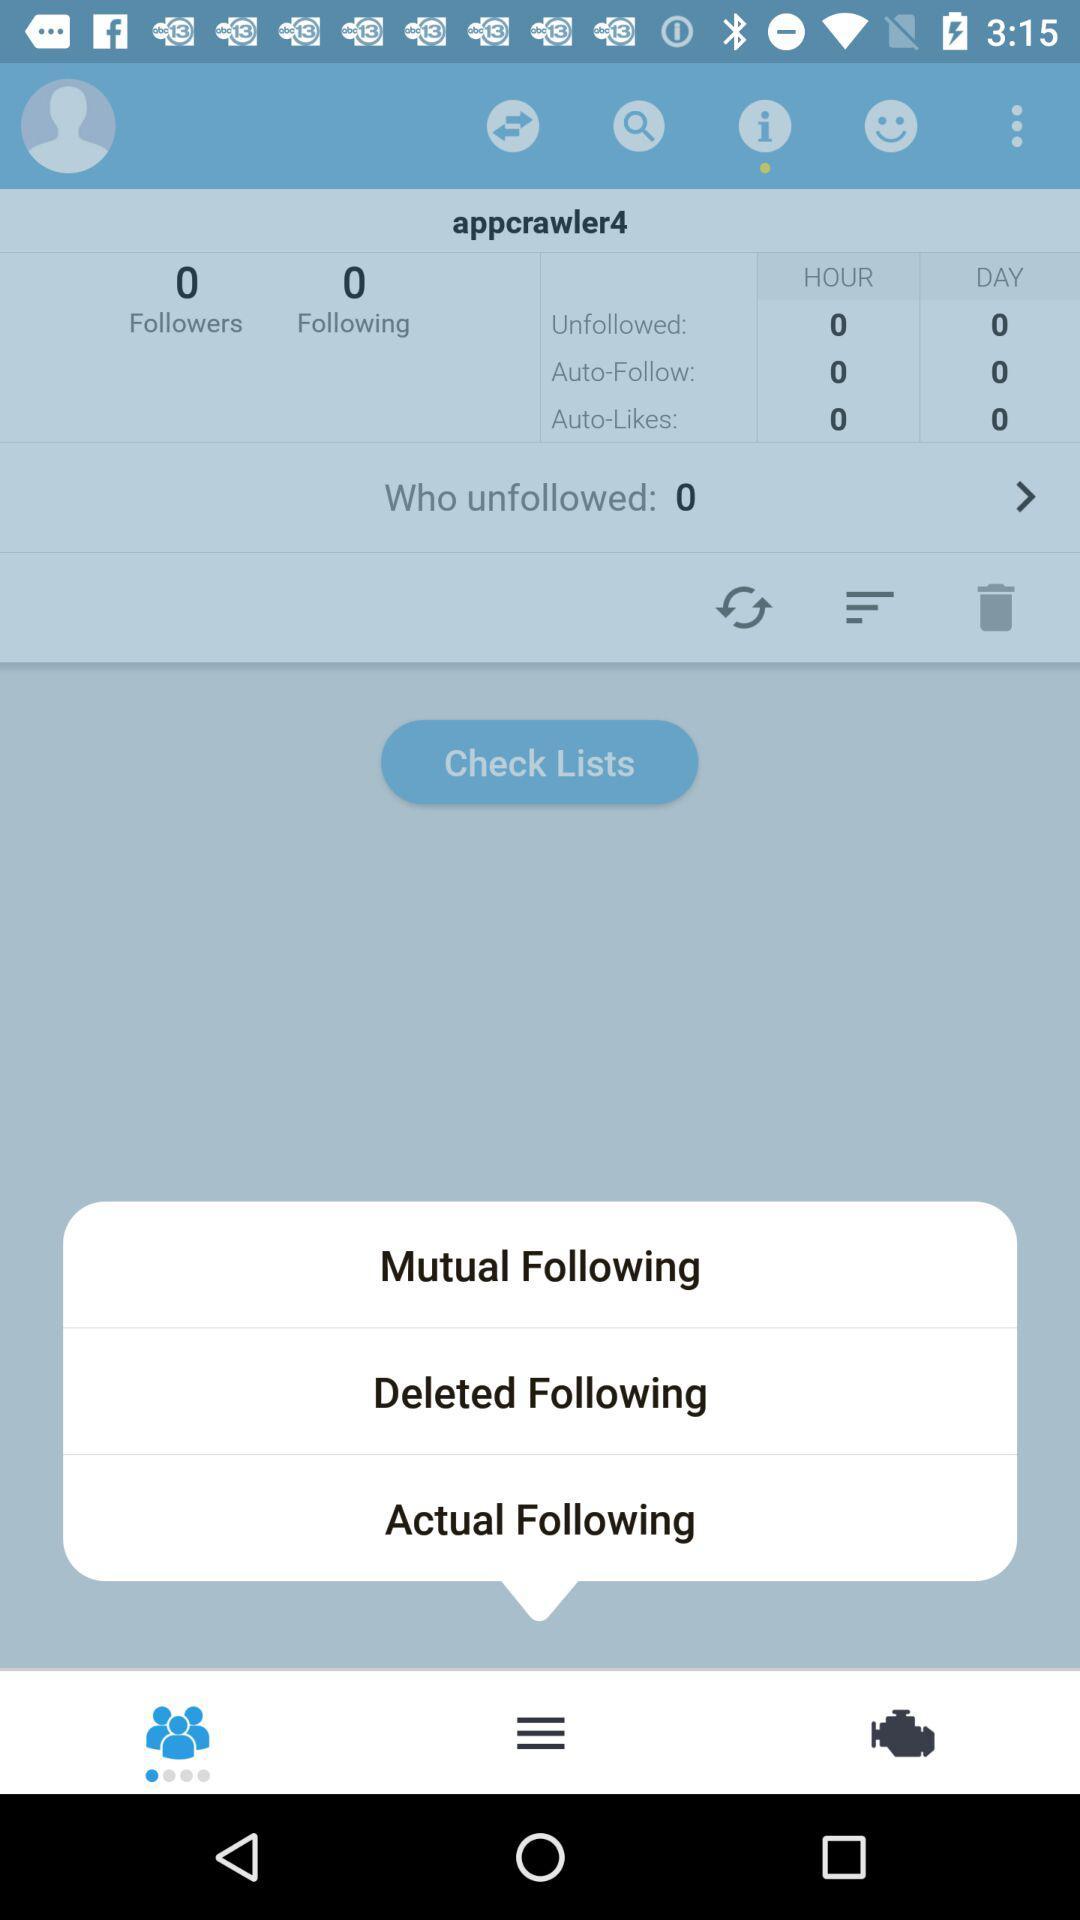 The width and height of the screenshot is (1080, 1920). What do you see at coordinates (1017, 124) in the screenshot?
I see `more options` at bounding box center [1017, 124].